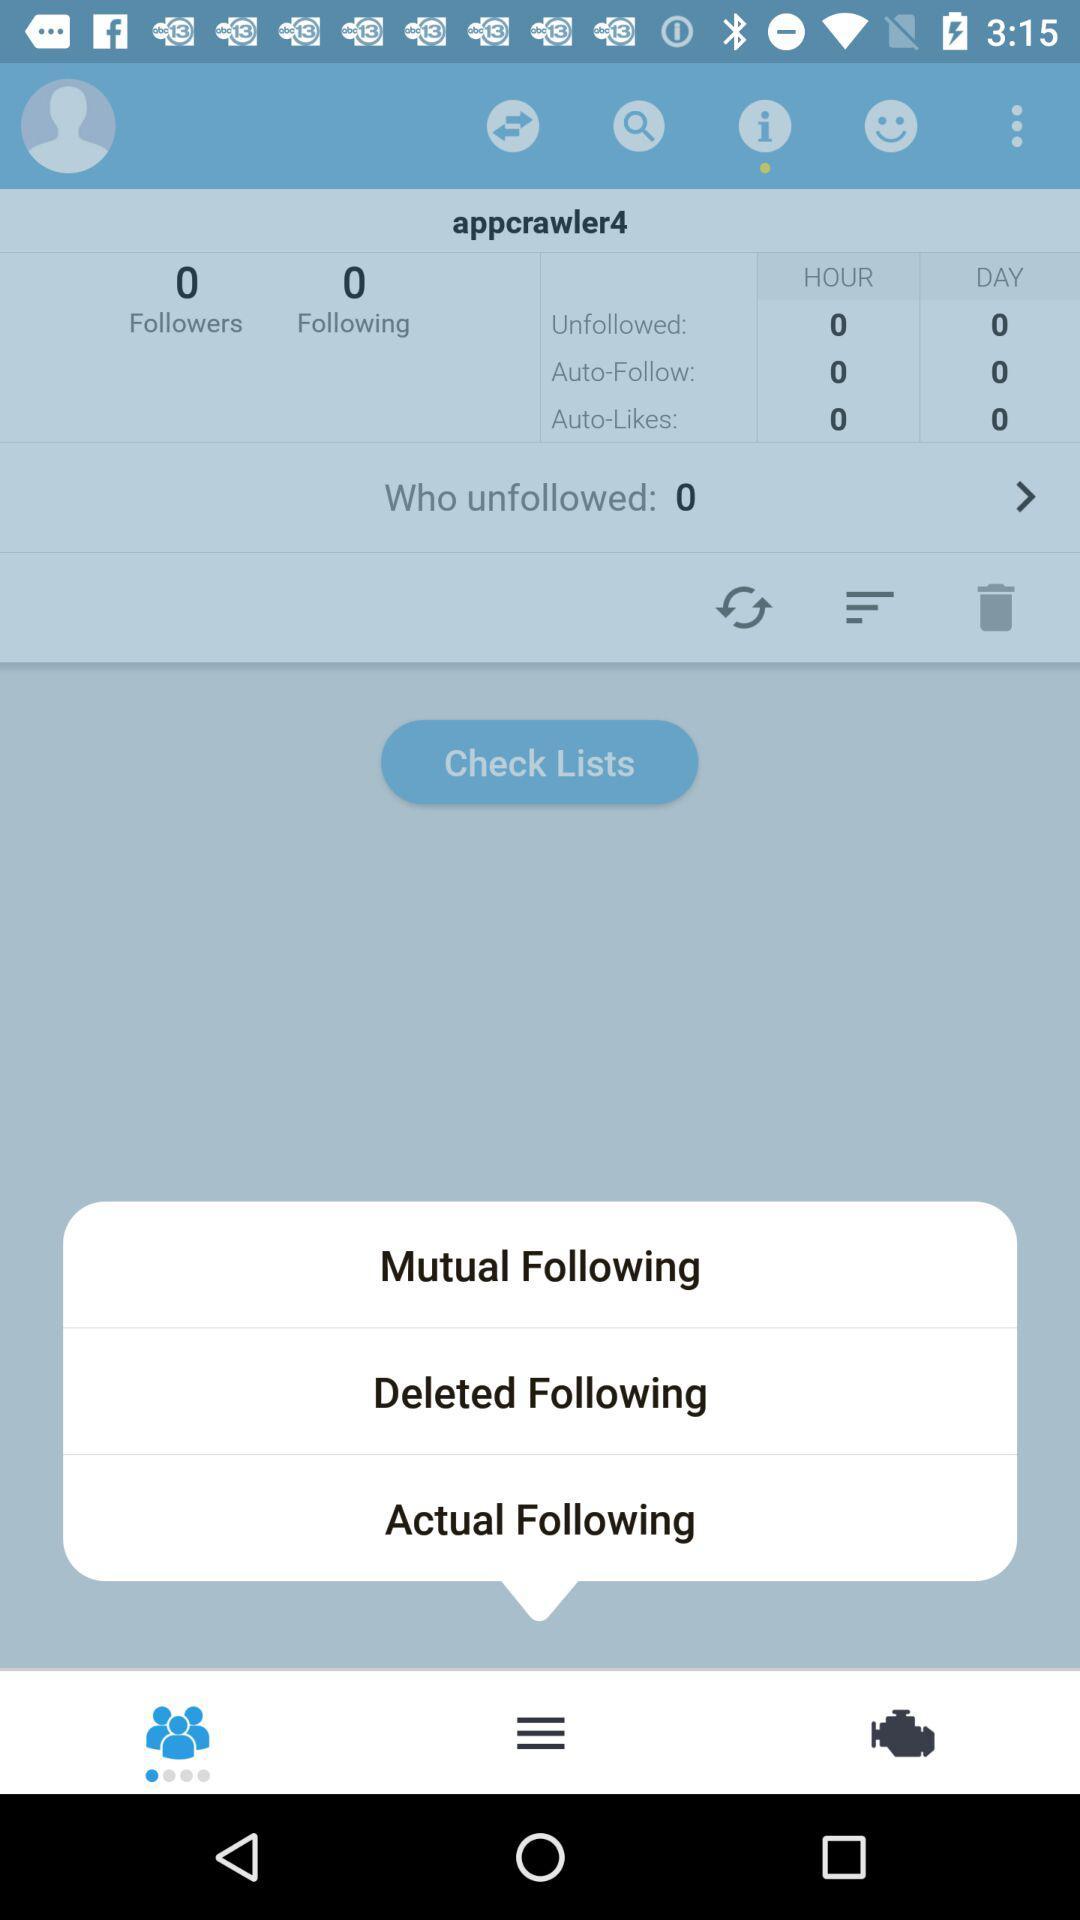 The width and height of the screenshot is (1080, 1920). What do you see at coordinates (1017, 124) in the screenshot?
I see `more options` at bounding box center [1017, 124].